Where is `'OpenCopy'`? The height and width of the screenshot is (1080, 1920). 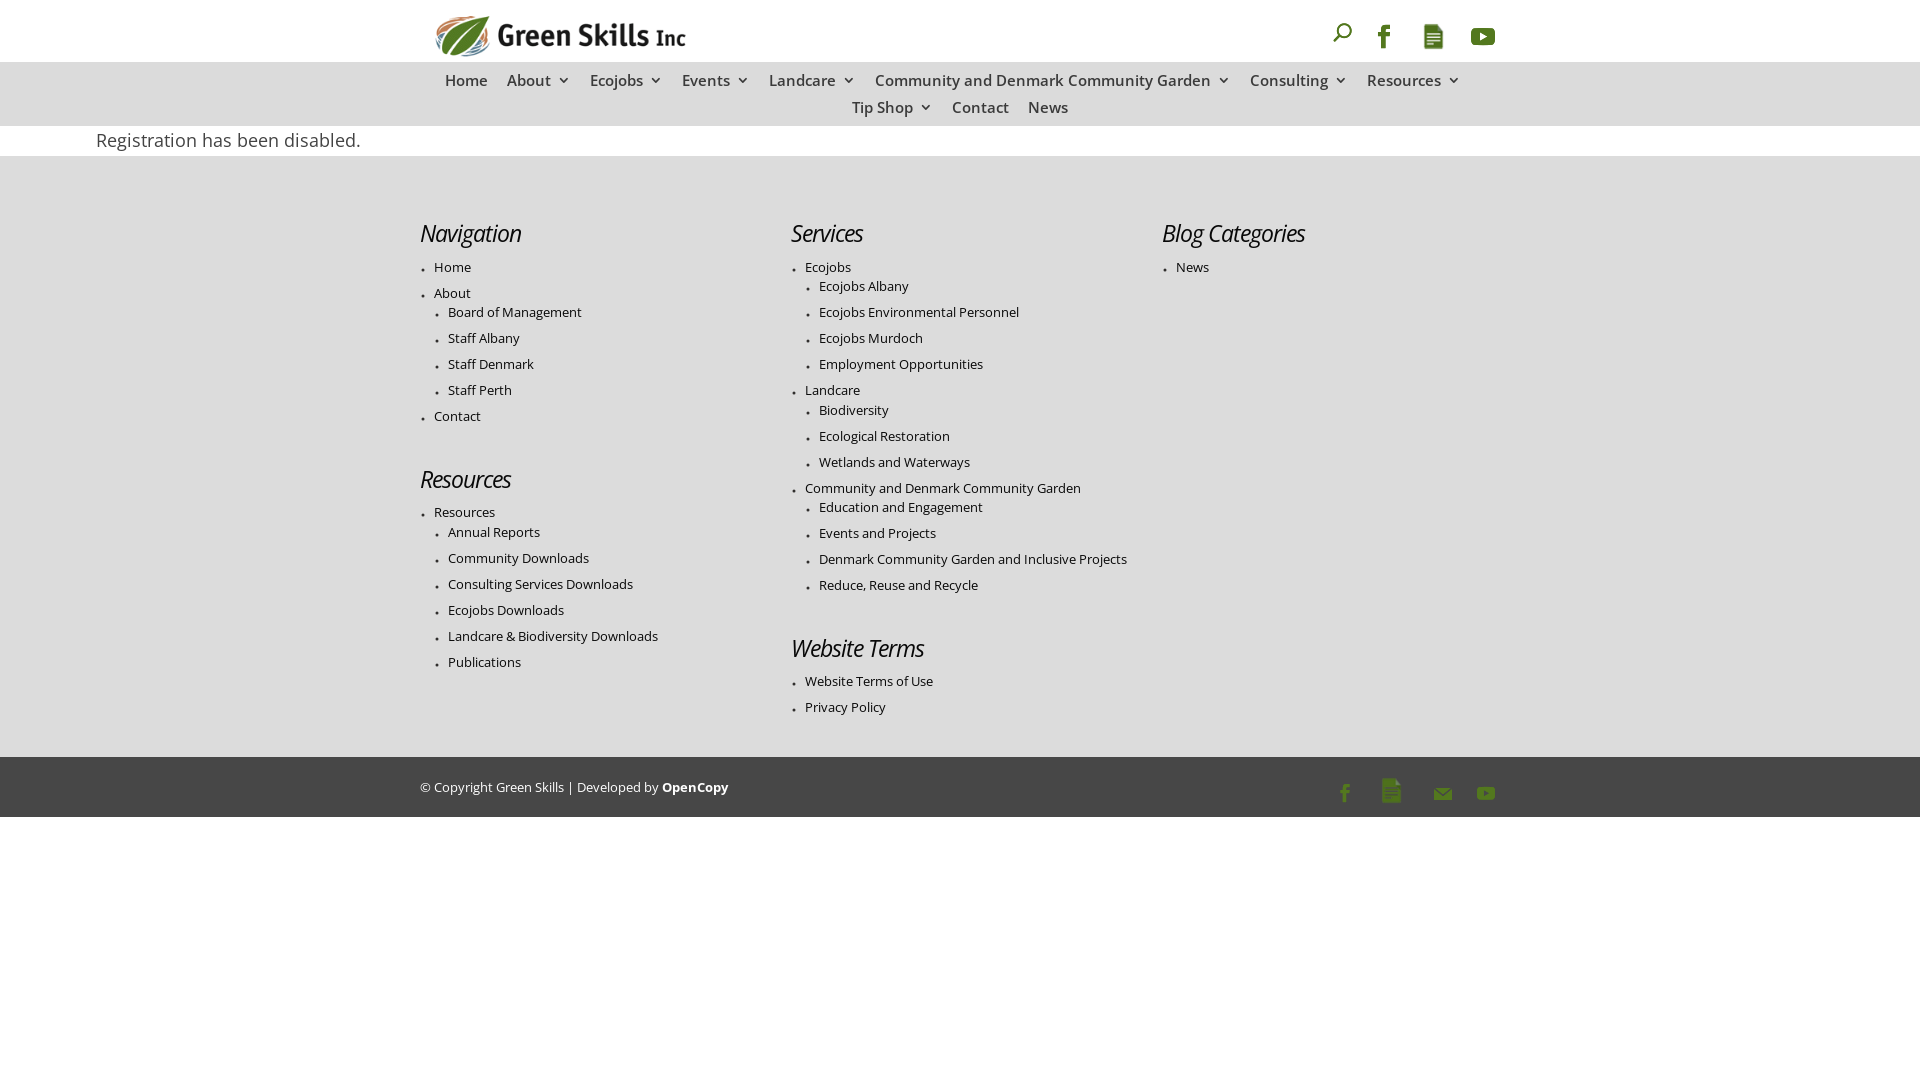 'OpenCopy' is located at coordinates (662, 785).